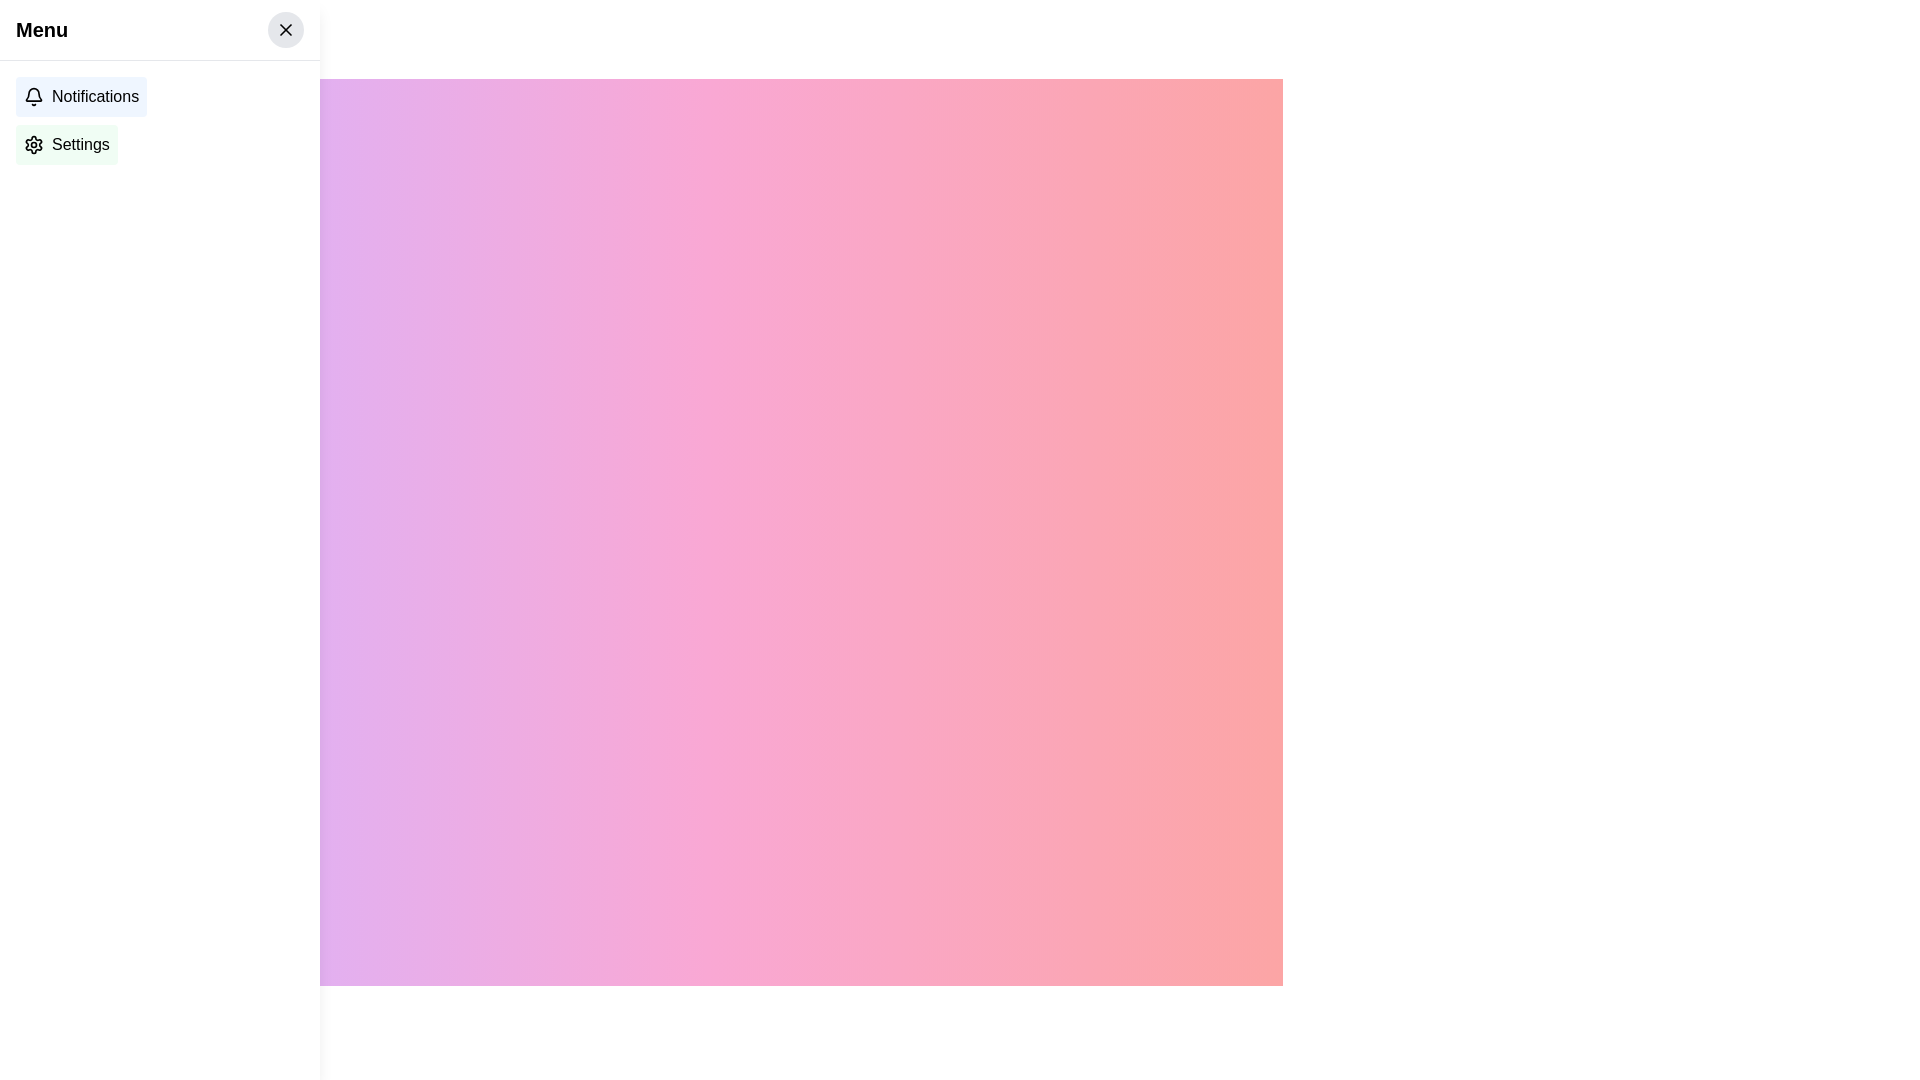 Image resolution: width=1920 pixels, height=1080 pixels. Describe the element at coordinates (285, 30) in the screenshot. I see `the close button located in the top-right corner of the header bar` at that location.